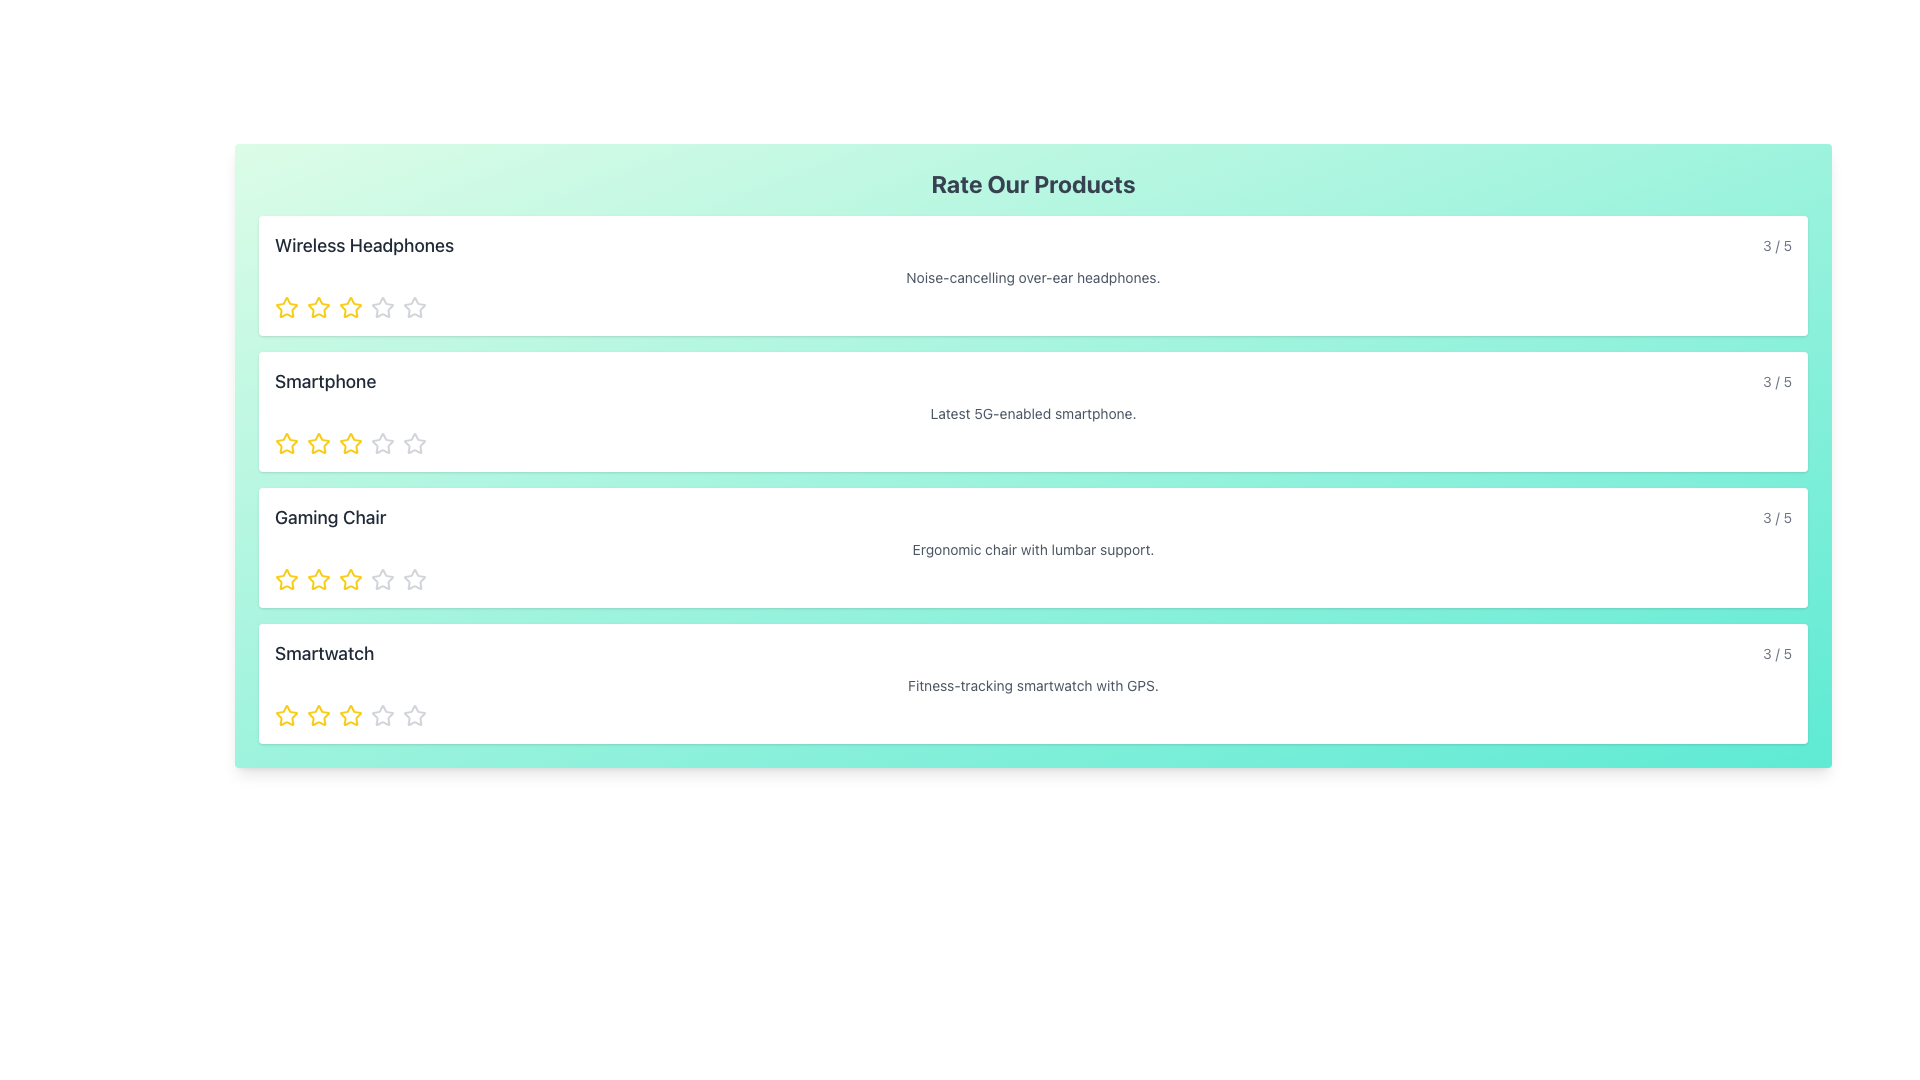 This screenshot has width=1920, height=1080. Describe the element at coordinates (325, 381) in the screenshot. I see `the static text label displaying 'Smartphone' in bold, dark gray font, located in the second block of the 'Rate Our Products' section` at that location.